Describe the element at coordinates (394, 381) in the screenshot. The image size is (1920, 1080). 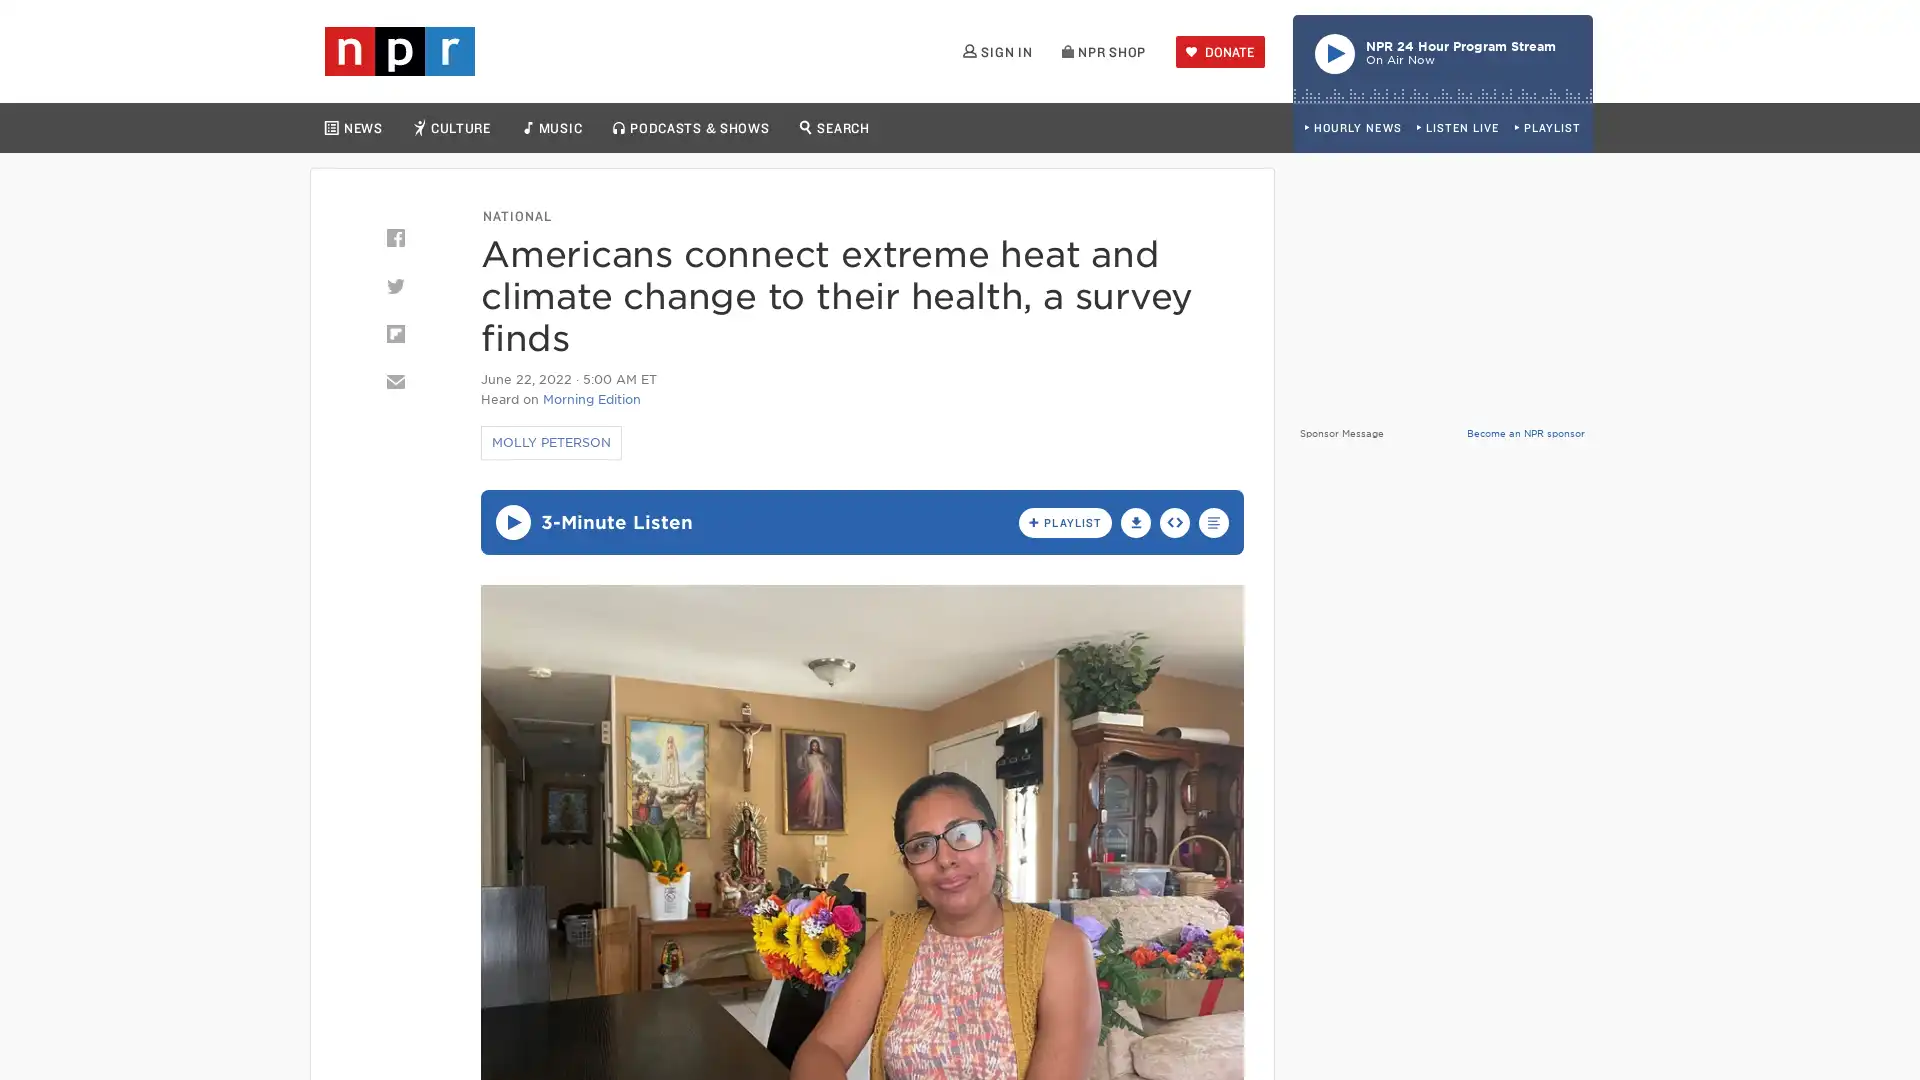
I see `Email` at that location.